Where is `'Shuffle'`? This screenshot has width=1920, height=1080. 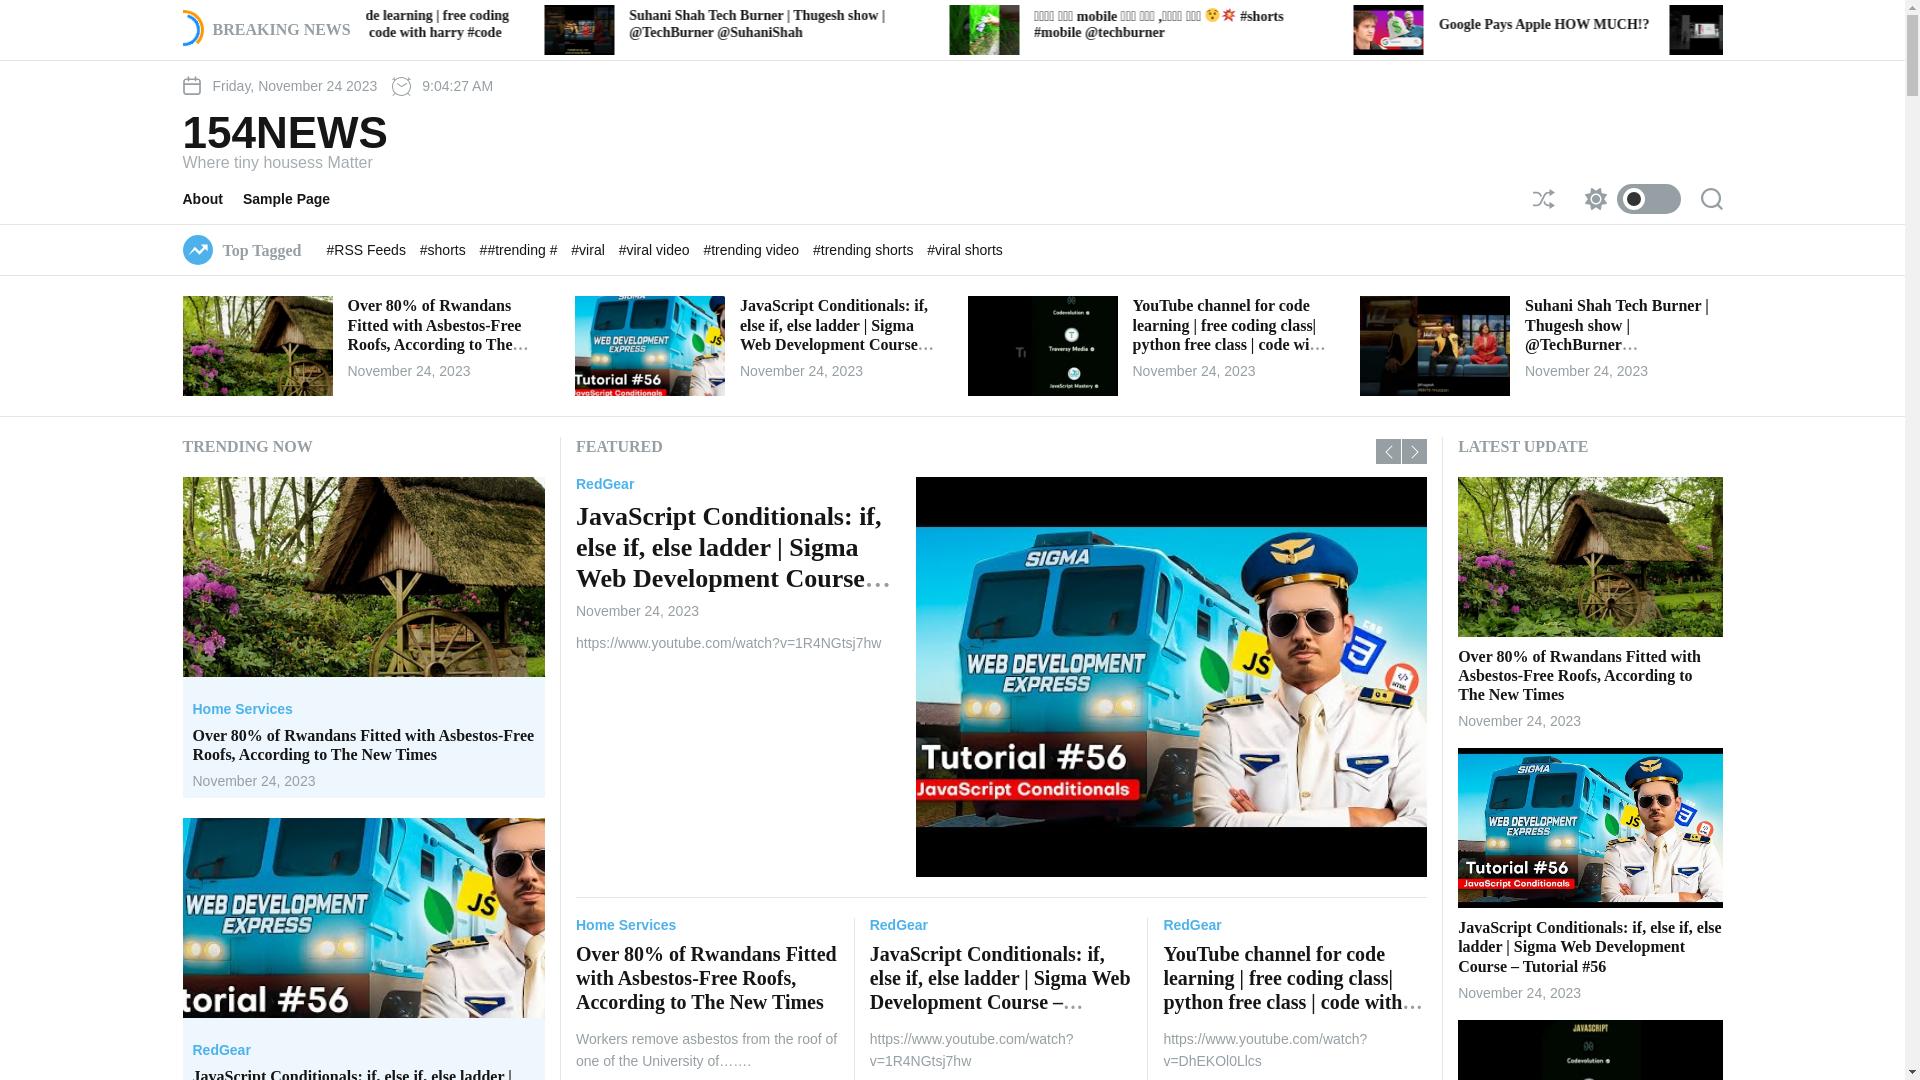 'Shuffle' is located at coordinates (1530, 199).